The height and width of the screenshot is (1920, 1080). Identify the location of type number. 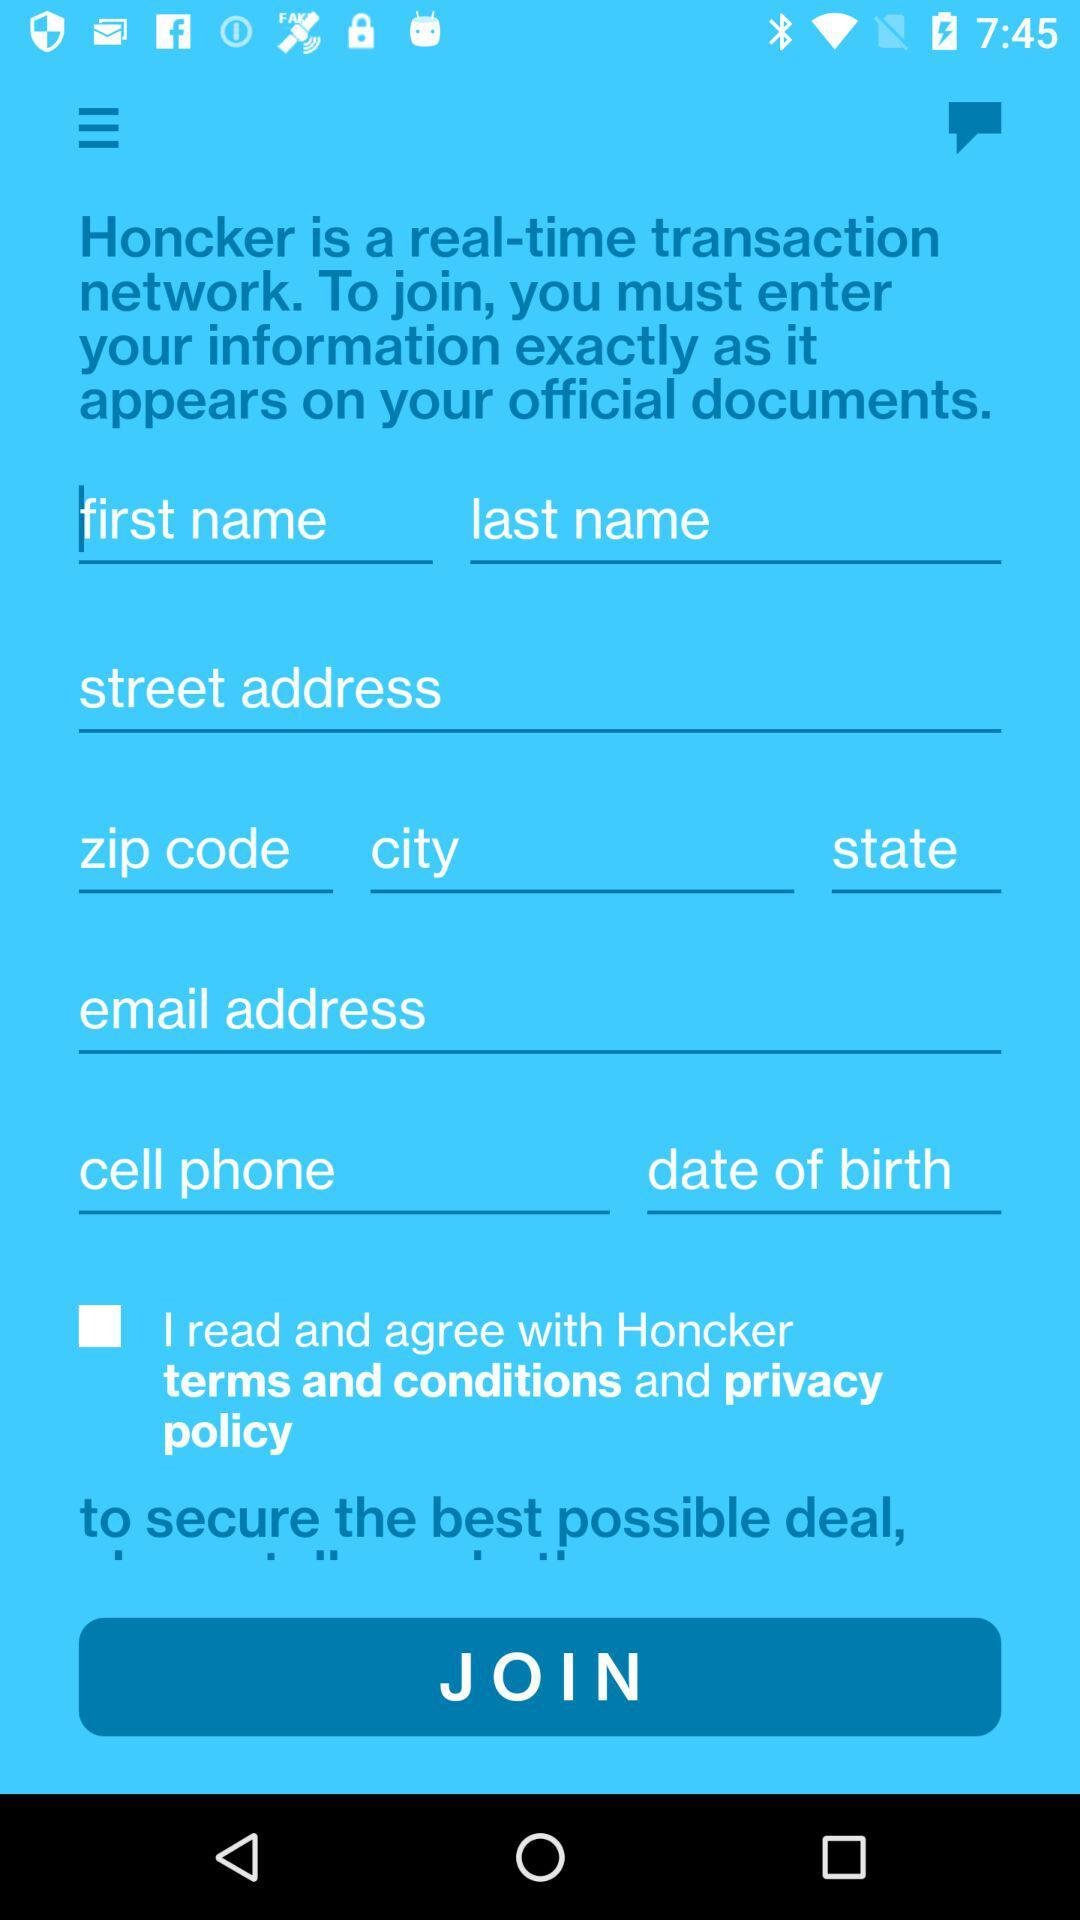
(343, 1168).